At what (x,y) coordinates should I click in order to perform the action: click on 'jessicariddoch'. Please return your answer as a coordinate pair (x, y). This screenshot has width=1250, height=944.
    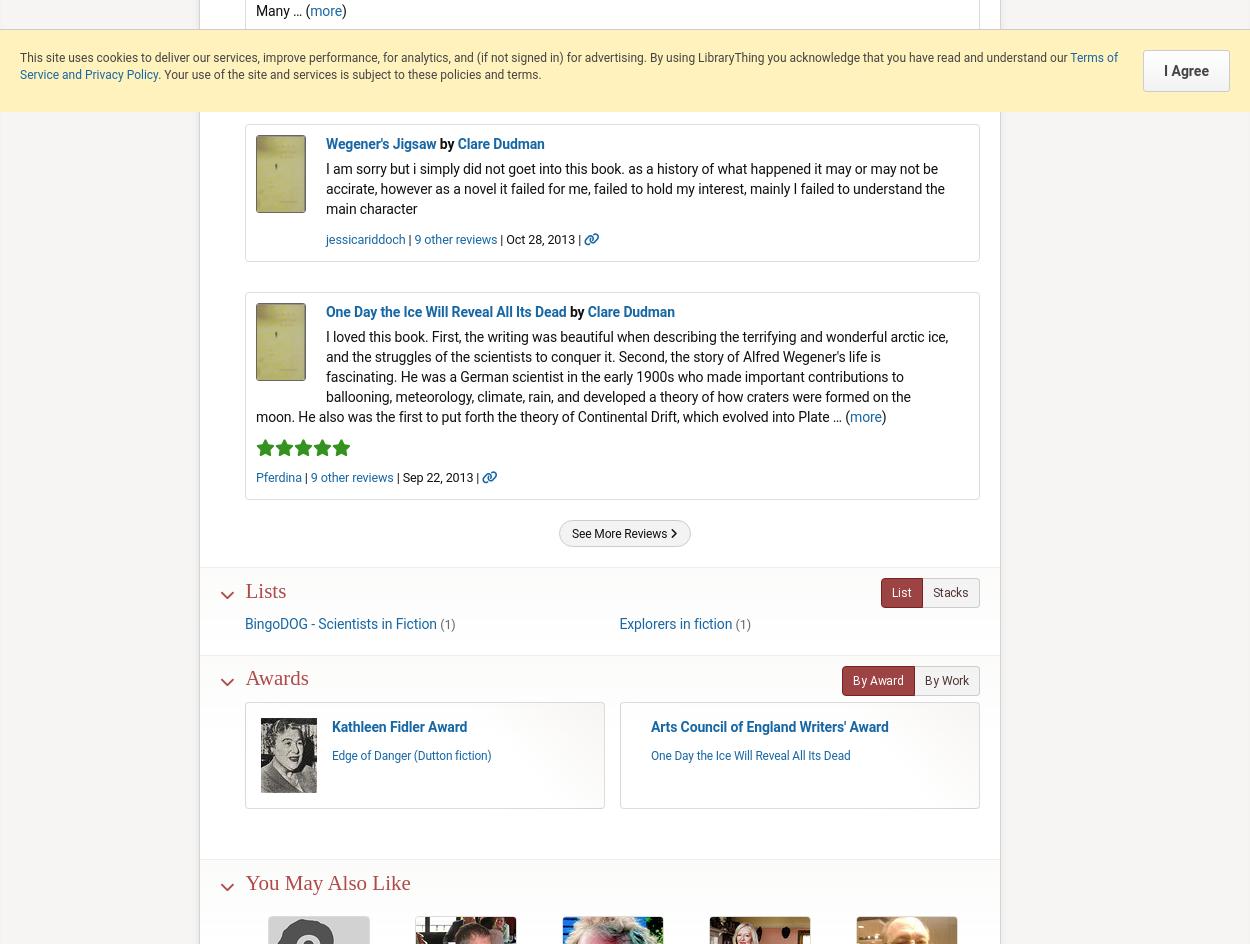
    Looking at the image, I should click on (364, 239).